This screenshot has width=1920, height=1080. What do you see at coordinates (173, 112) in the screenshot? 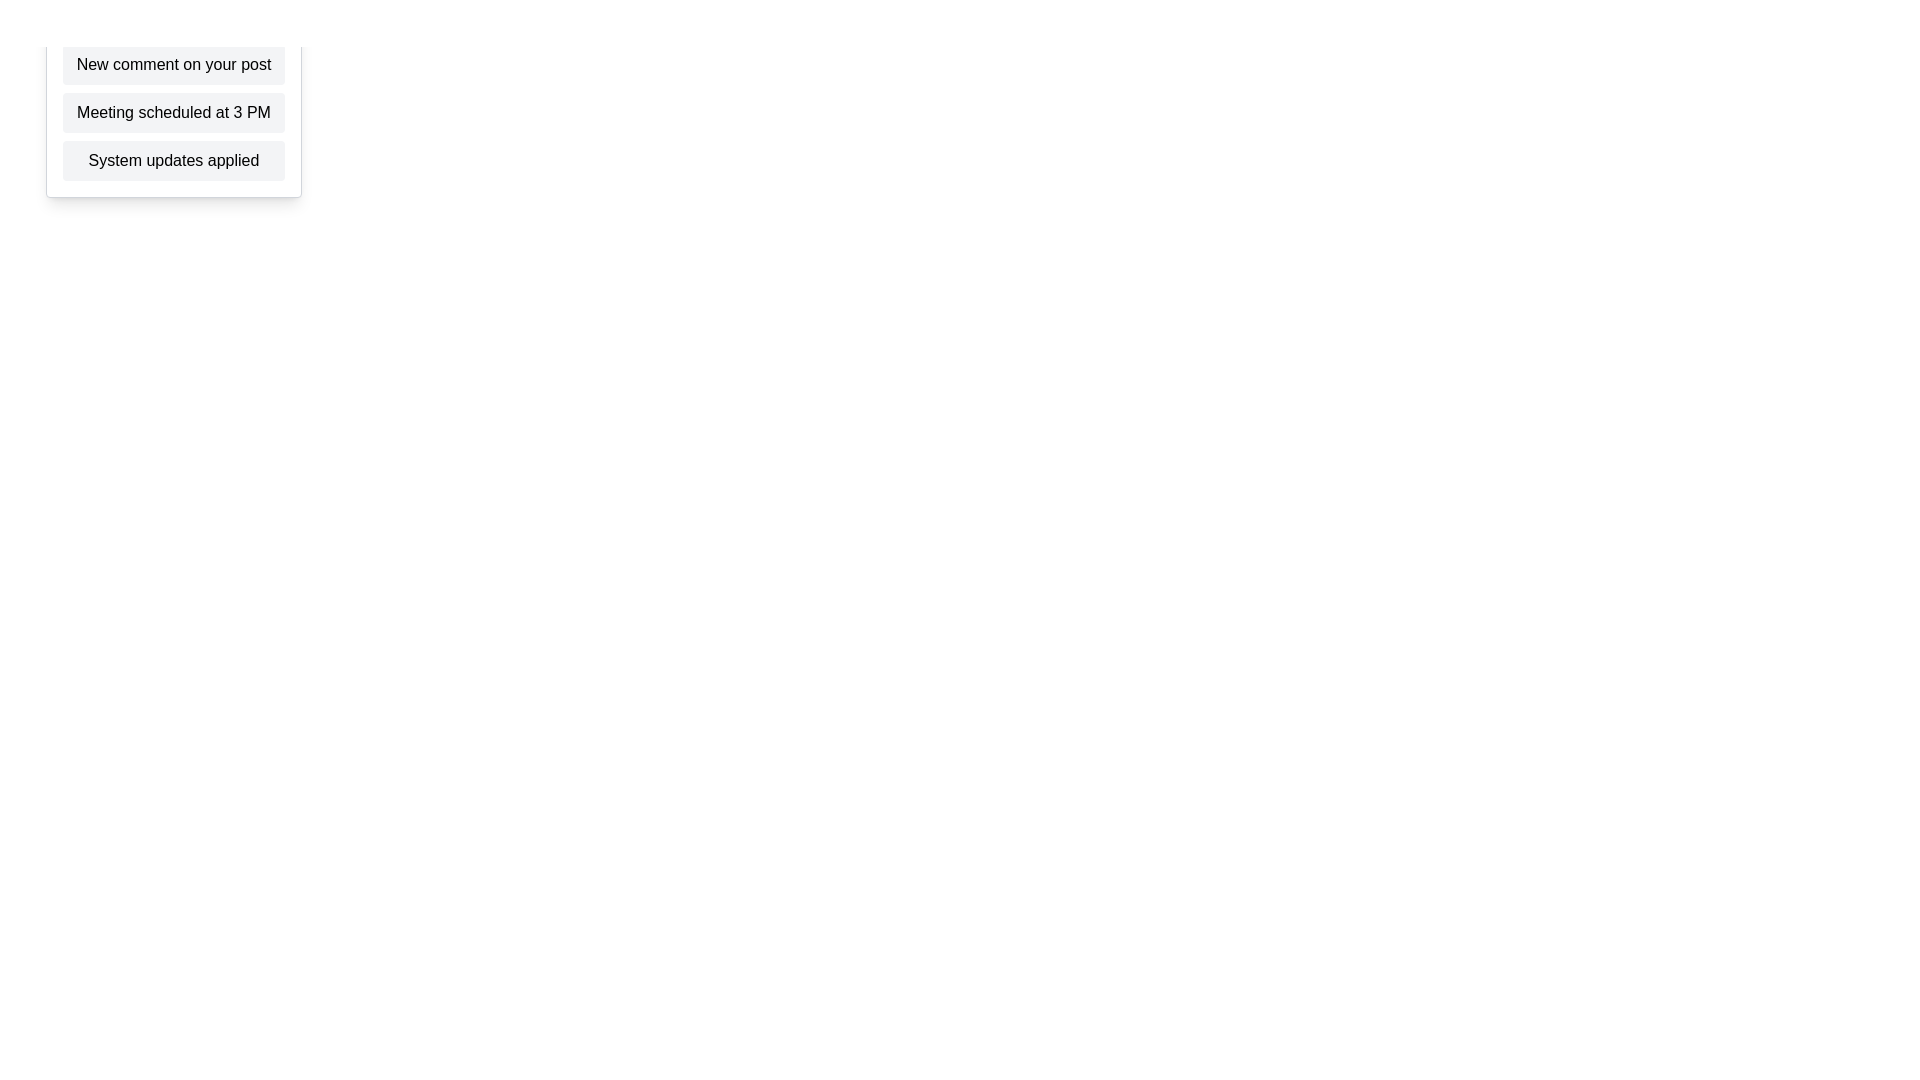
I see `notification text from the second notification item in the Notification List, which is located below the title 'Notifications.'` at bounding box center [173, 112].